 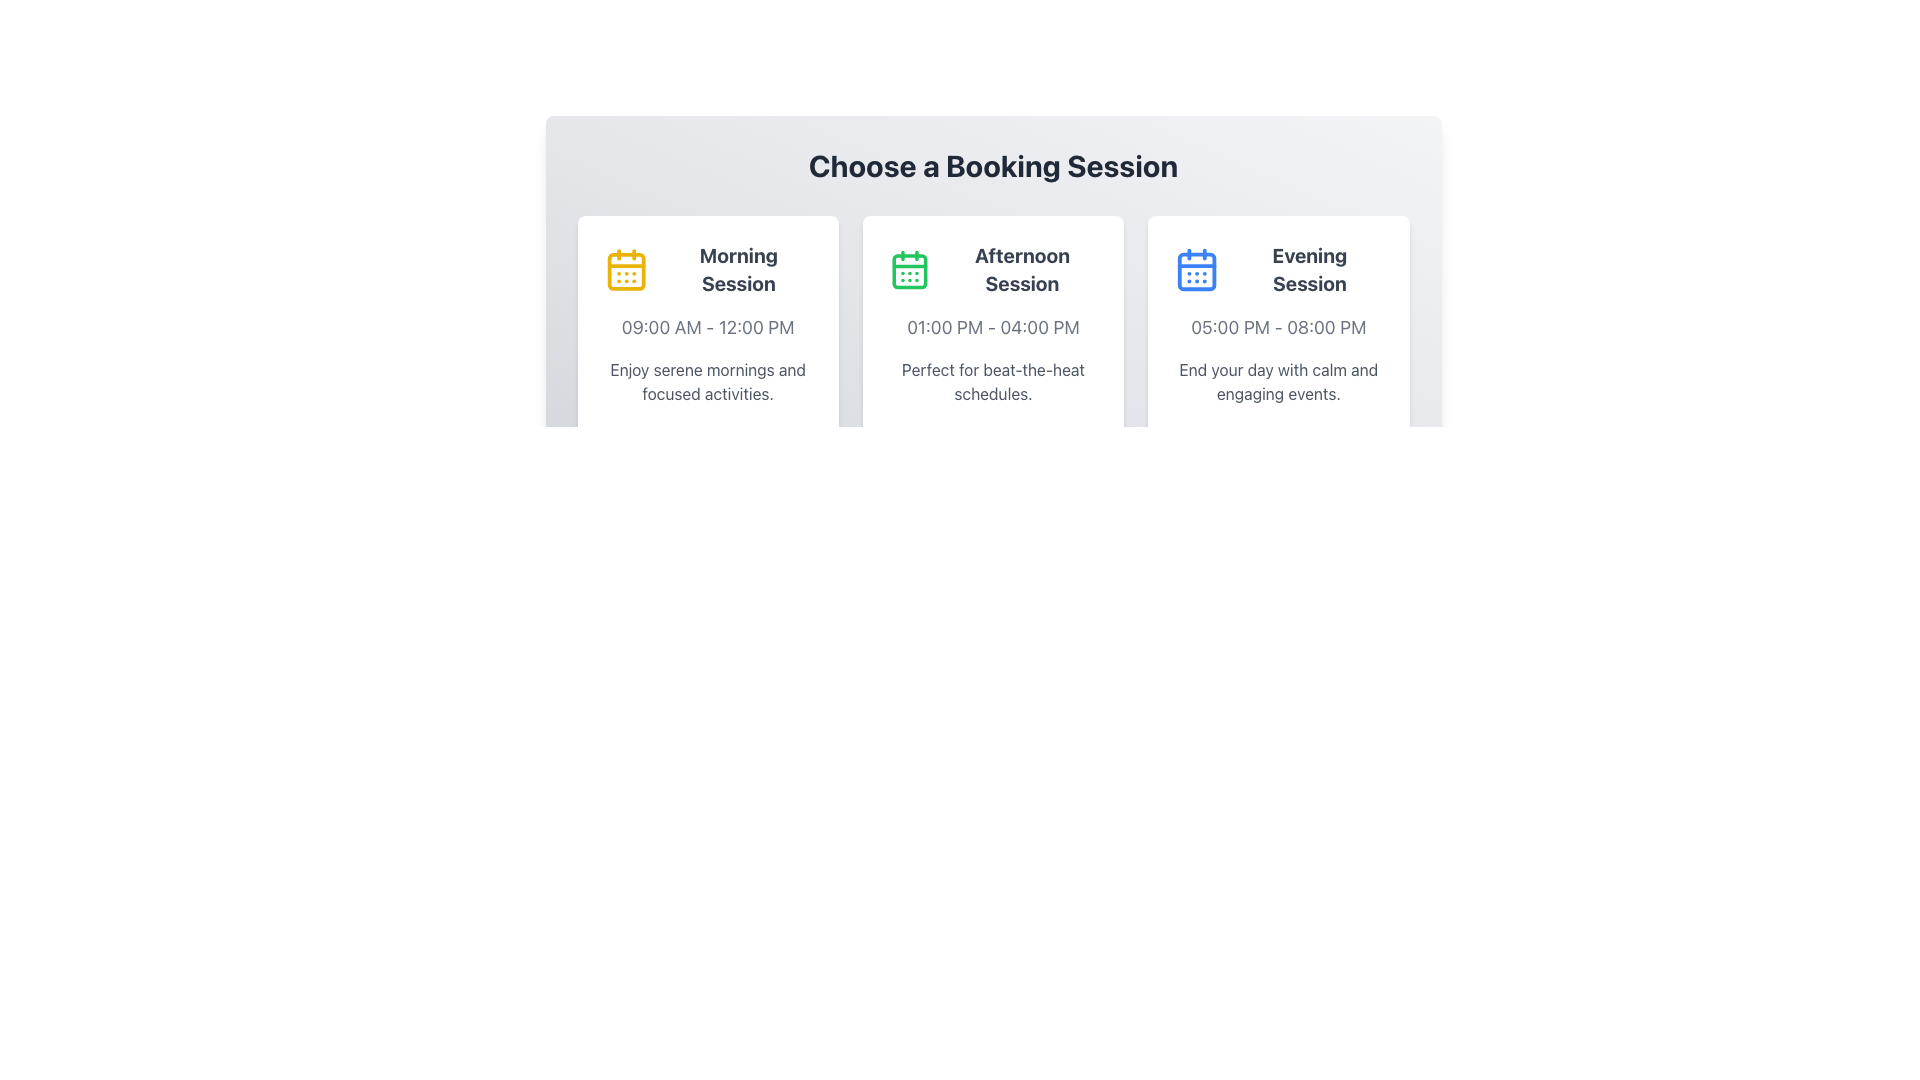 What do you see at coordinates (1197, 271) in the screenshot?
I see `the 'Evening Session' icon located in the third column under the booking options` at bounding box center [1197, 271].